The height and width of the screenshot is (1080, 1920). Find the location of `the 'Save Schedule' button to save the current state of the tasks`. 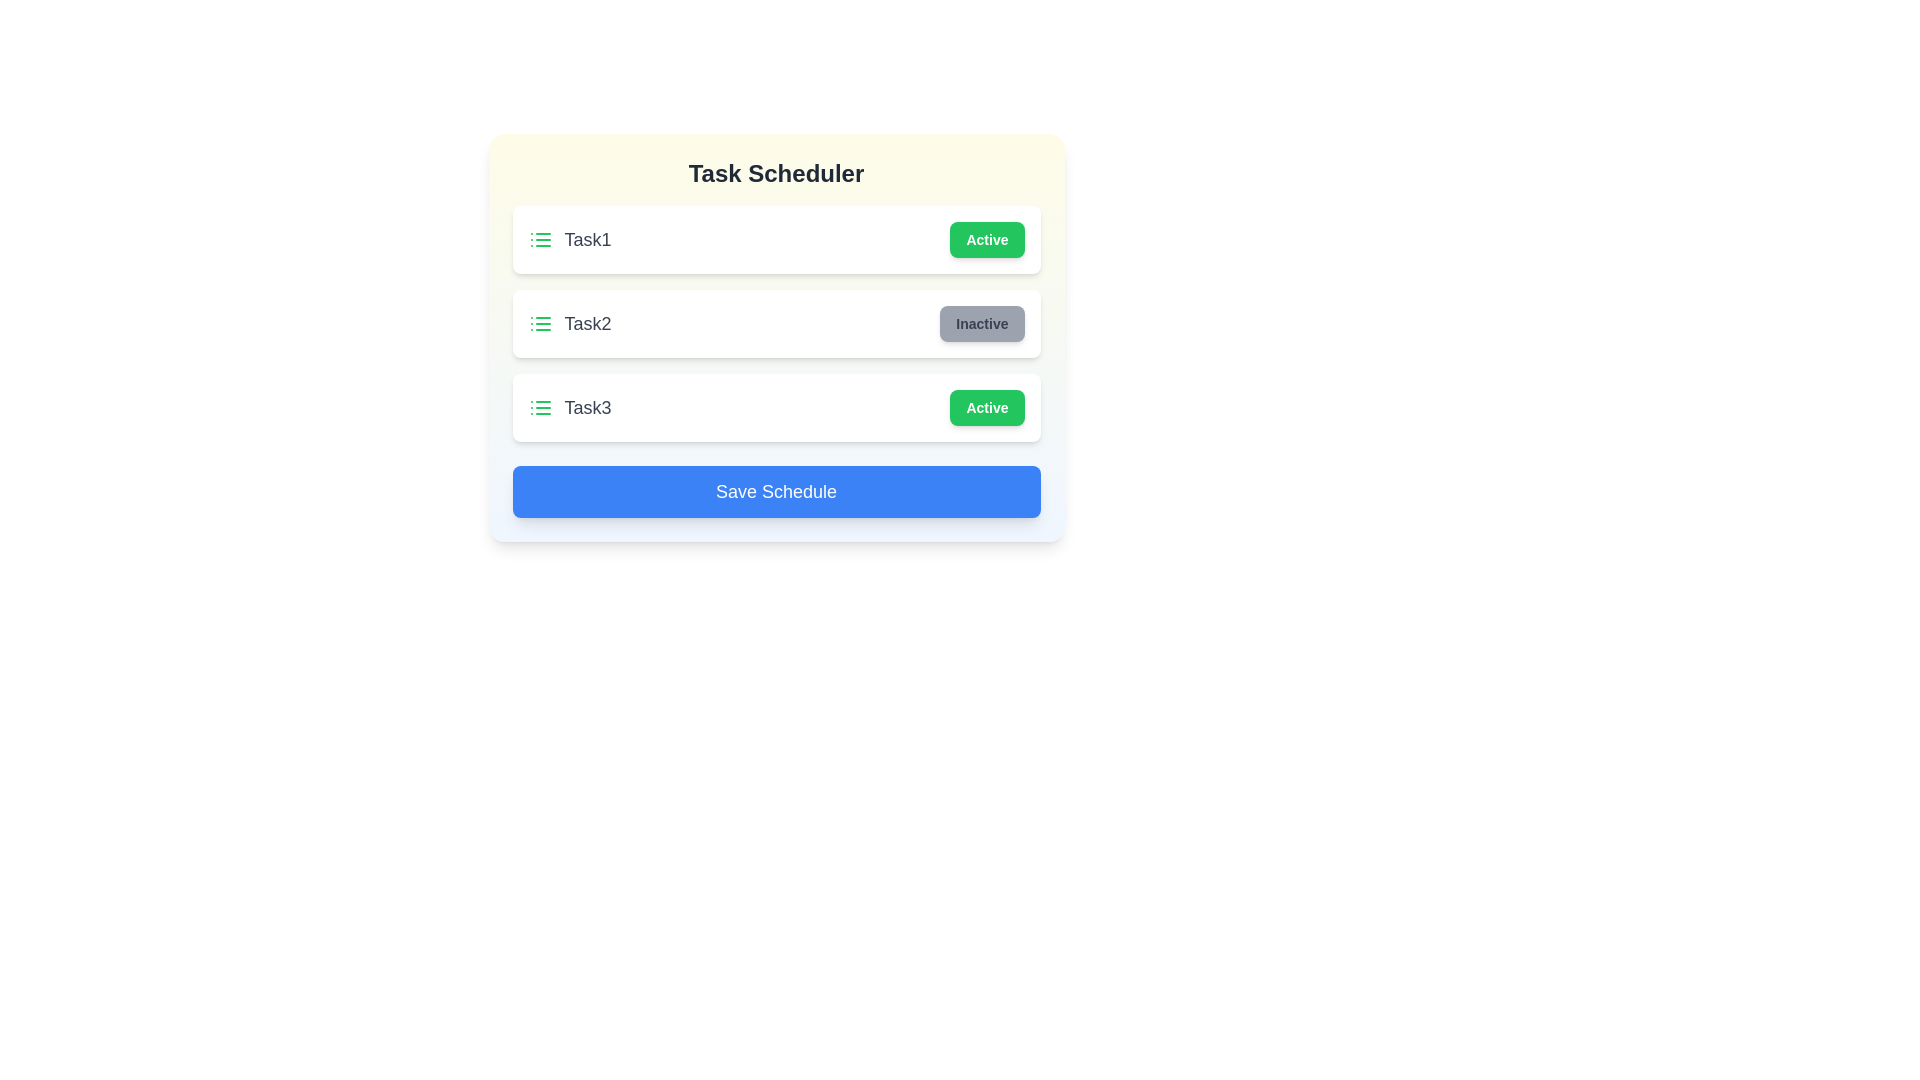

the 'Save Schedule' button to save the current state of the tasks is located at coordinates (775, 492).